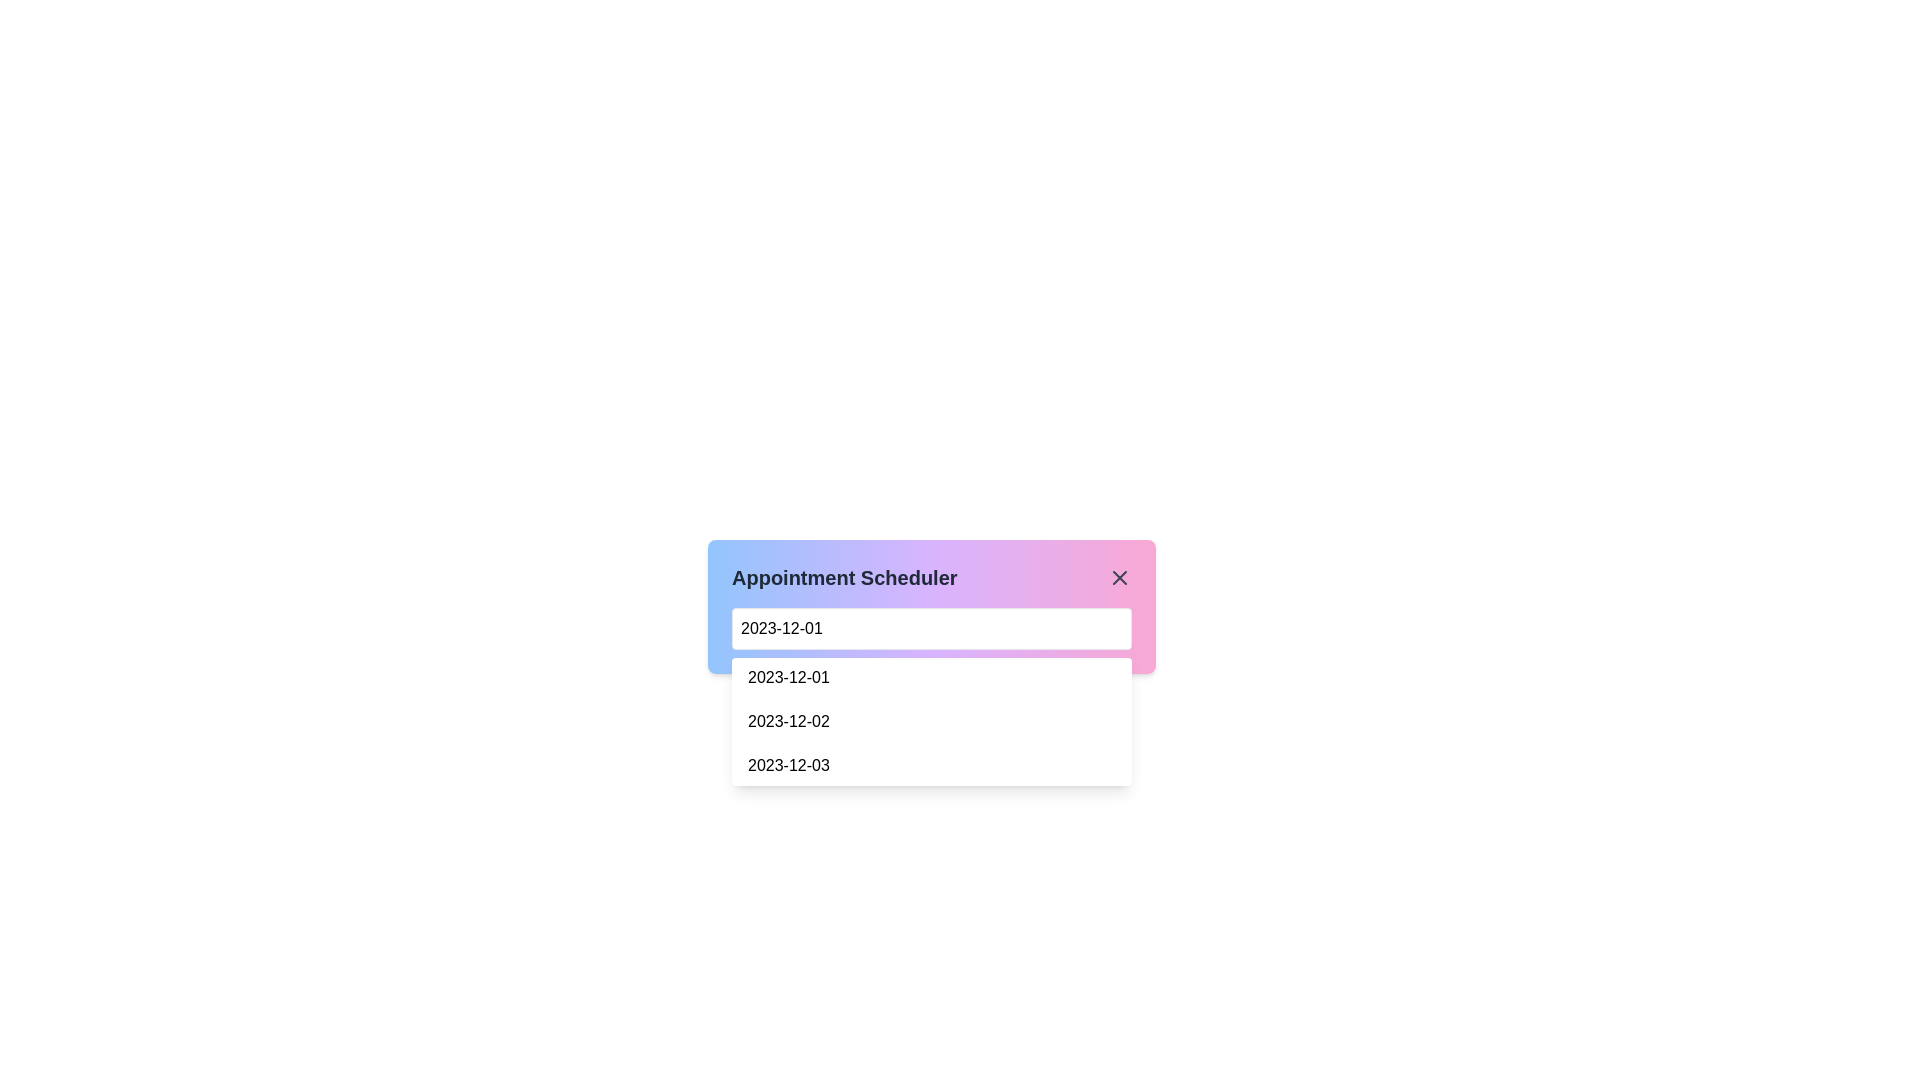  I want to click on the close button represented by an 'X' icon situated at the top-right corner of the modal labeled 'Appointment Scheduler', so click(1118, 578).